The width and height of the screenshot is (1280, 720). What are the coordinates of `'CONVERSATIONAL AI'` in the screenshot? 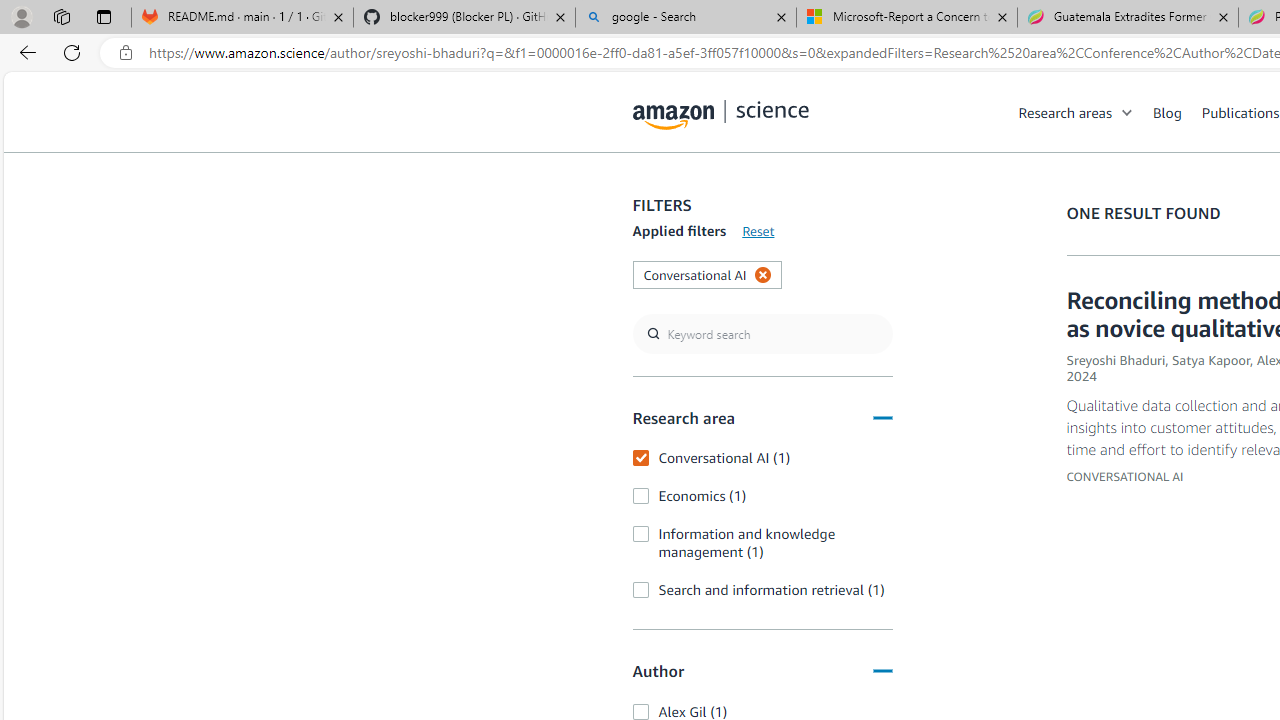 It's located at (1125, 477).